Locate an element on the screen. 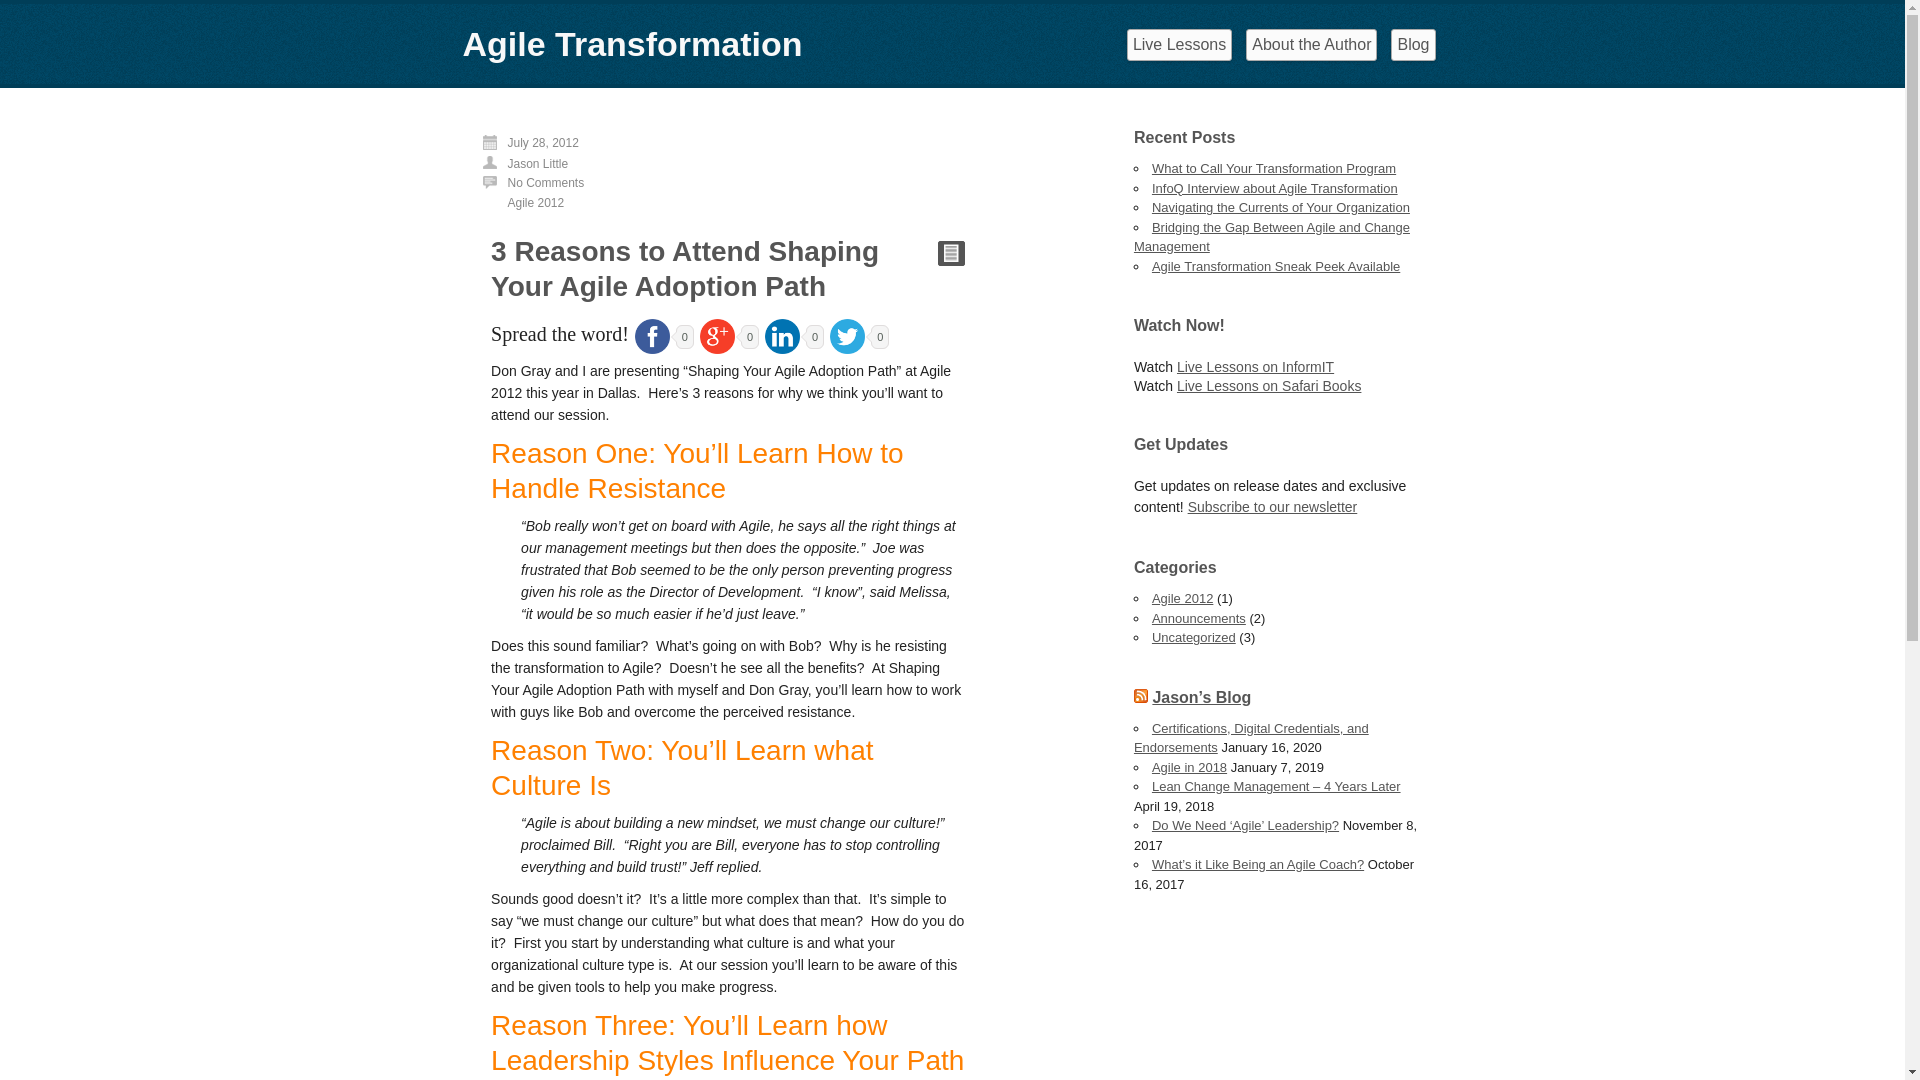 This screenshot has height=1080, width=1920. 'Announcements' is located at coordinates (1152, 616).